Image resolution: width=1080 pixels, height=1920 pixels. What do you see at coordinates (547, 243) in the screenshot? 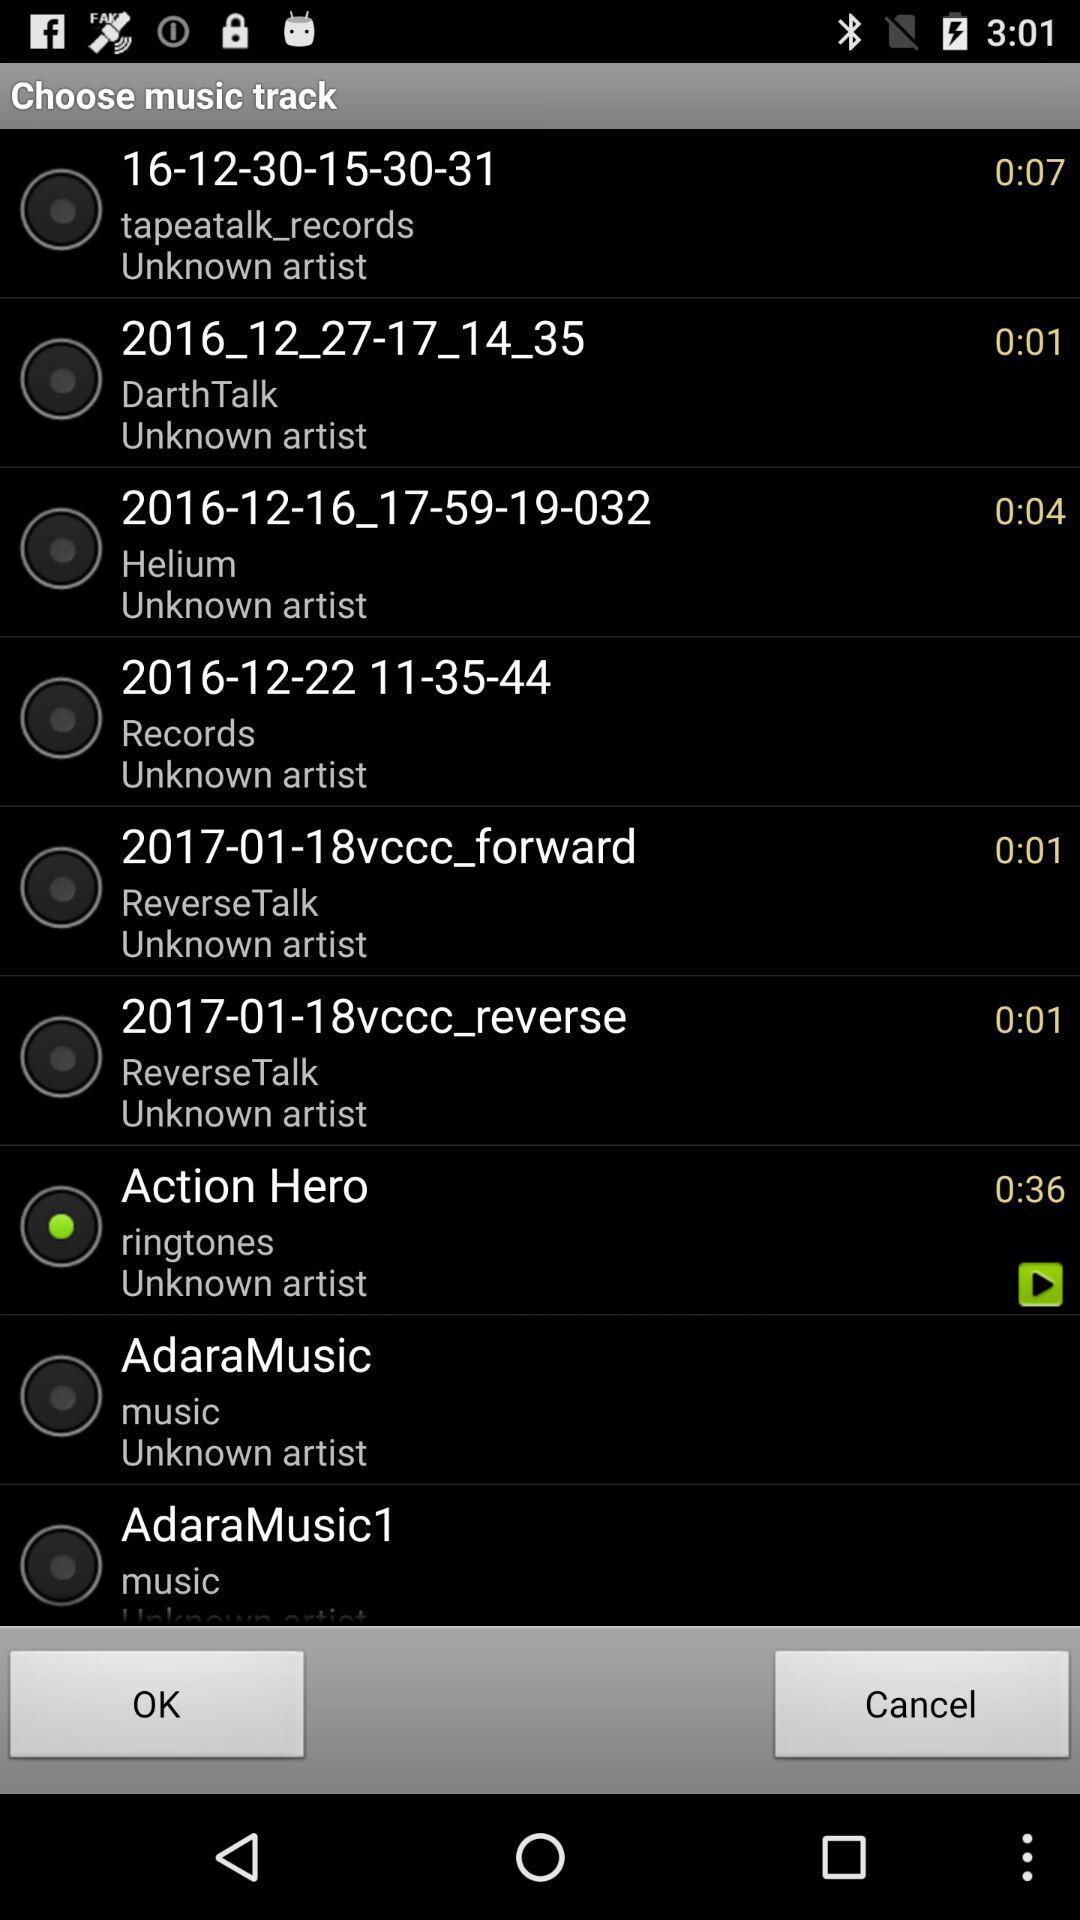
I see `the item to the left of 0:07 item` at bounding box center [547, 243].